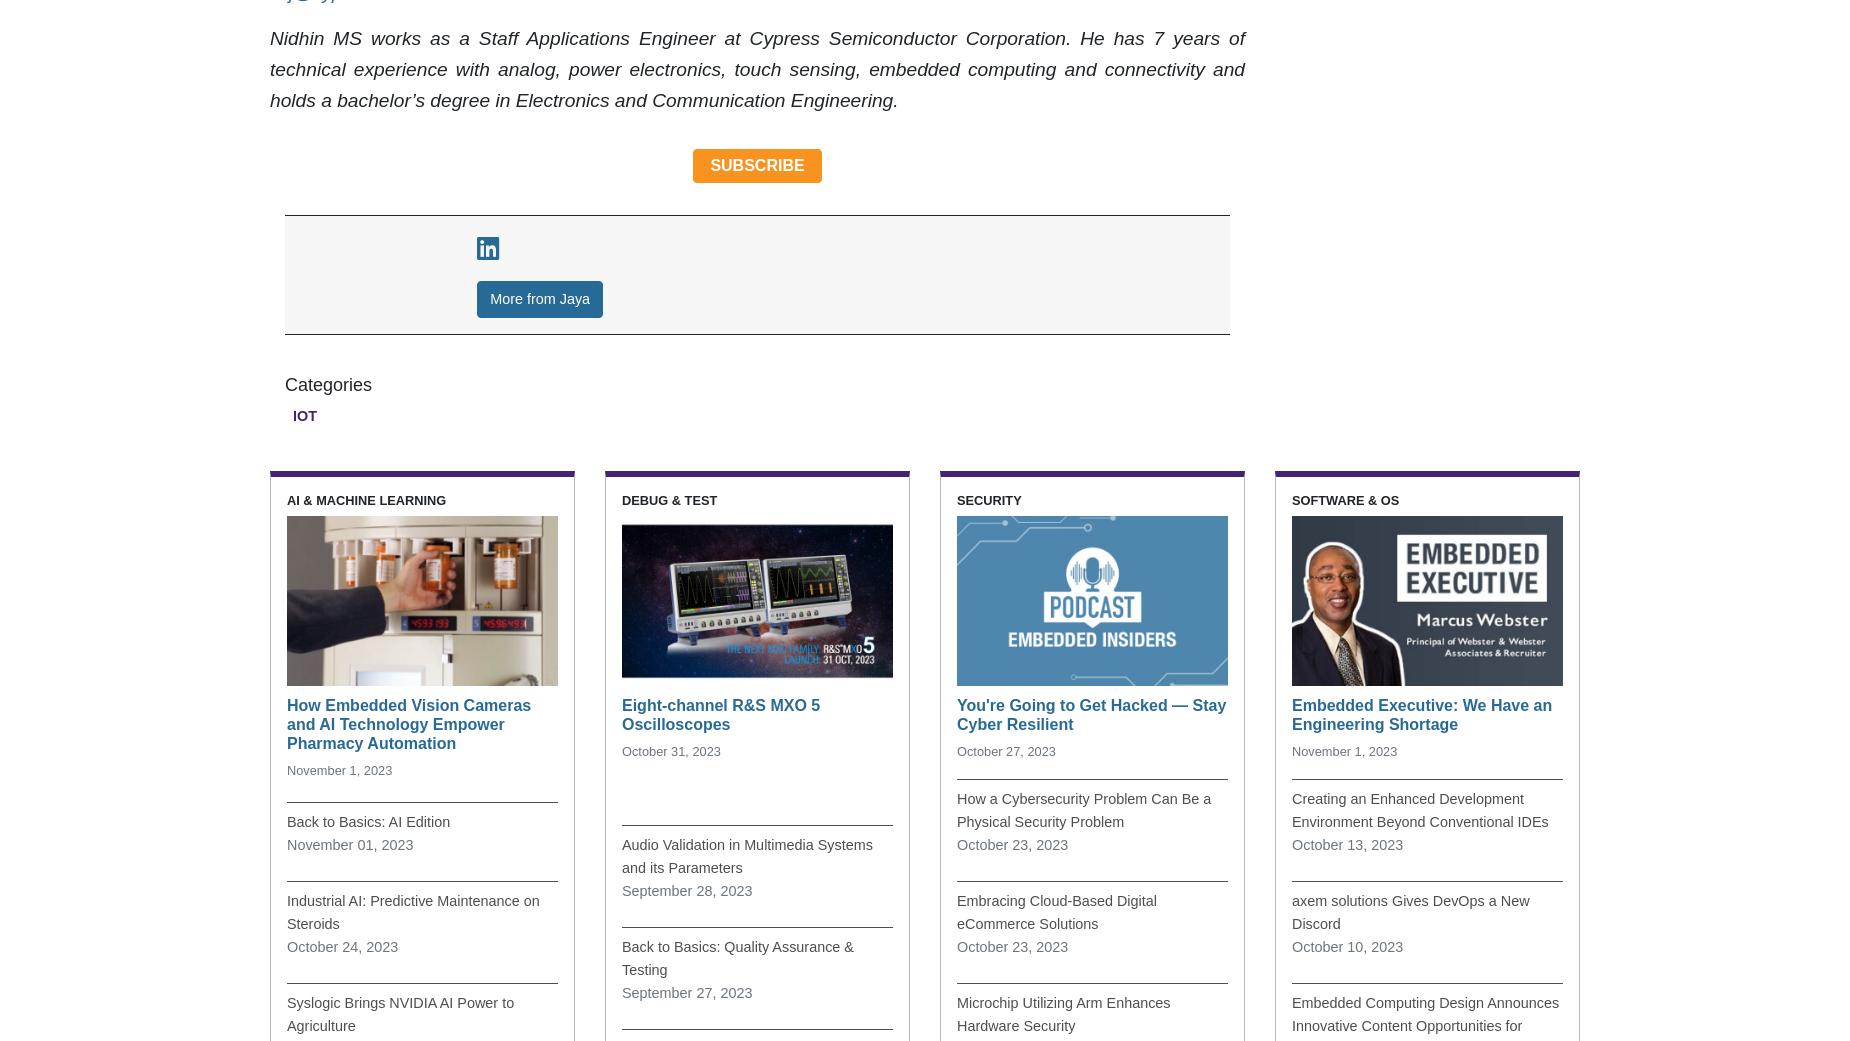 The height and width of the screenshot is (1041, 1850). Describe the element at coordinates (411, 910) in the screenshot. I see `'Industrial AI: Predictive Maintenance on Steroids'` at that location.